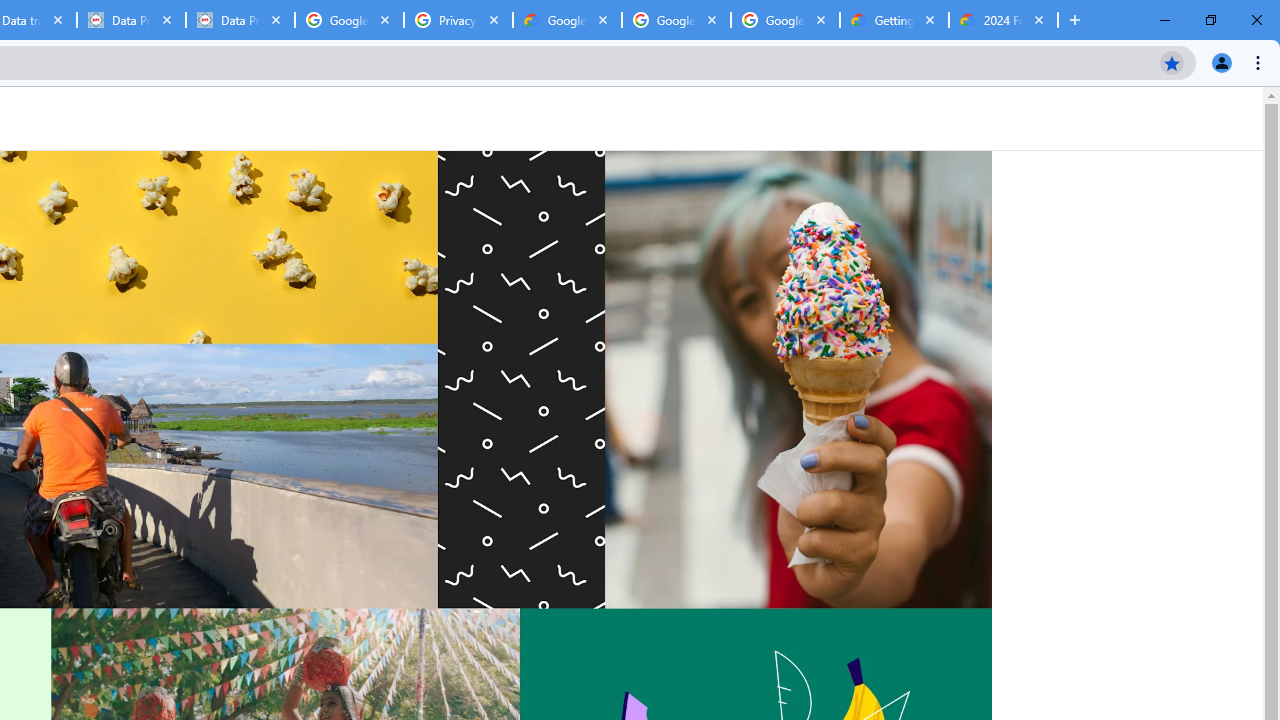  I want to click on 'Data Privacy Framework', so click(240, 20).